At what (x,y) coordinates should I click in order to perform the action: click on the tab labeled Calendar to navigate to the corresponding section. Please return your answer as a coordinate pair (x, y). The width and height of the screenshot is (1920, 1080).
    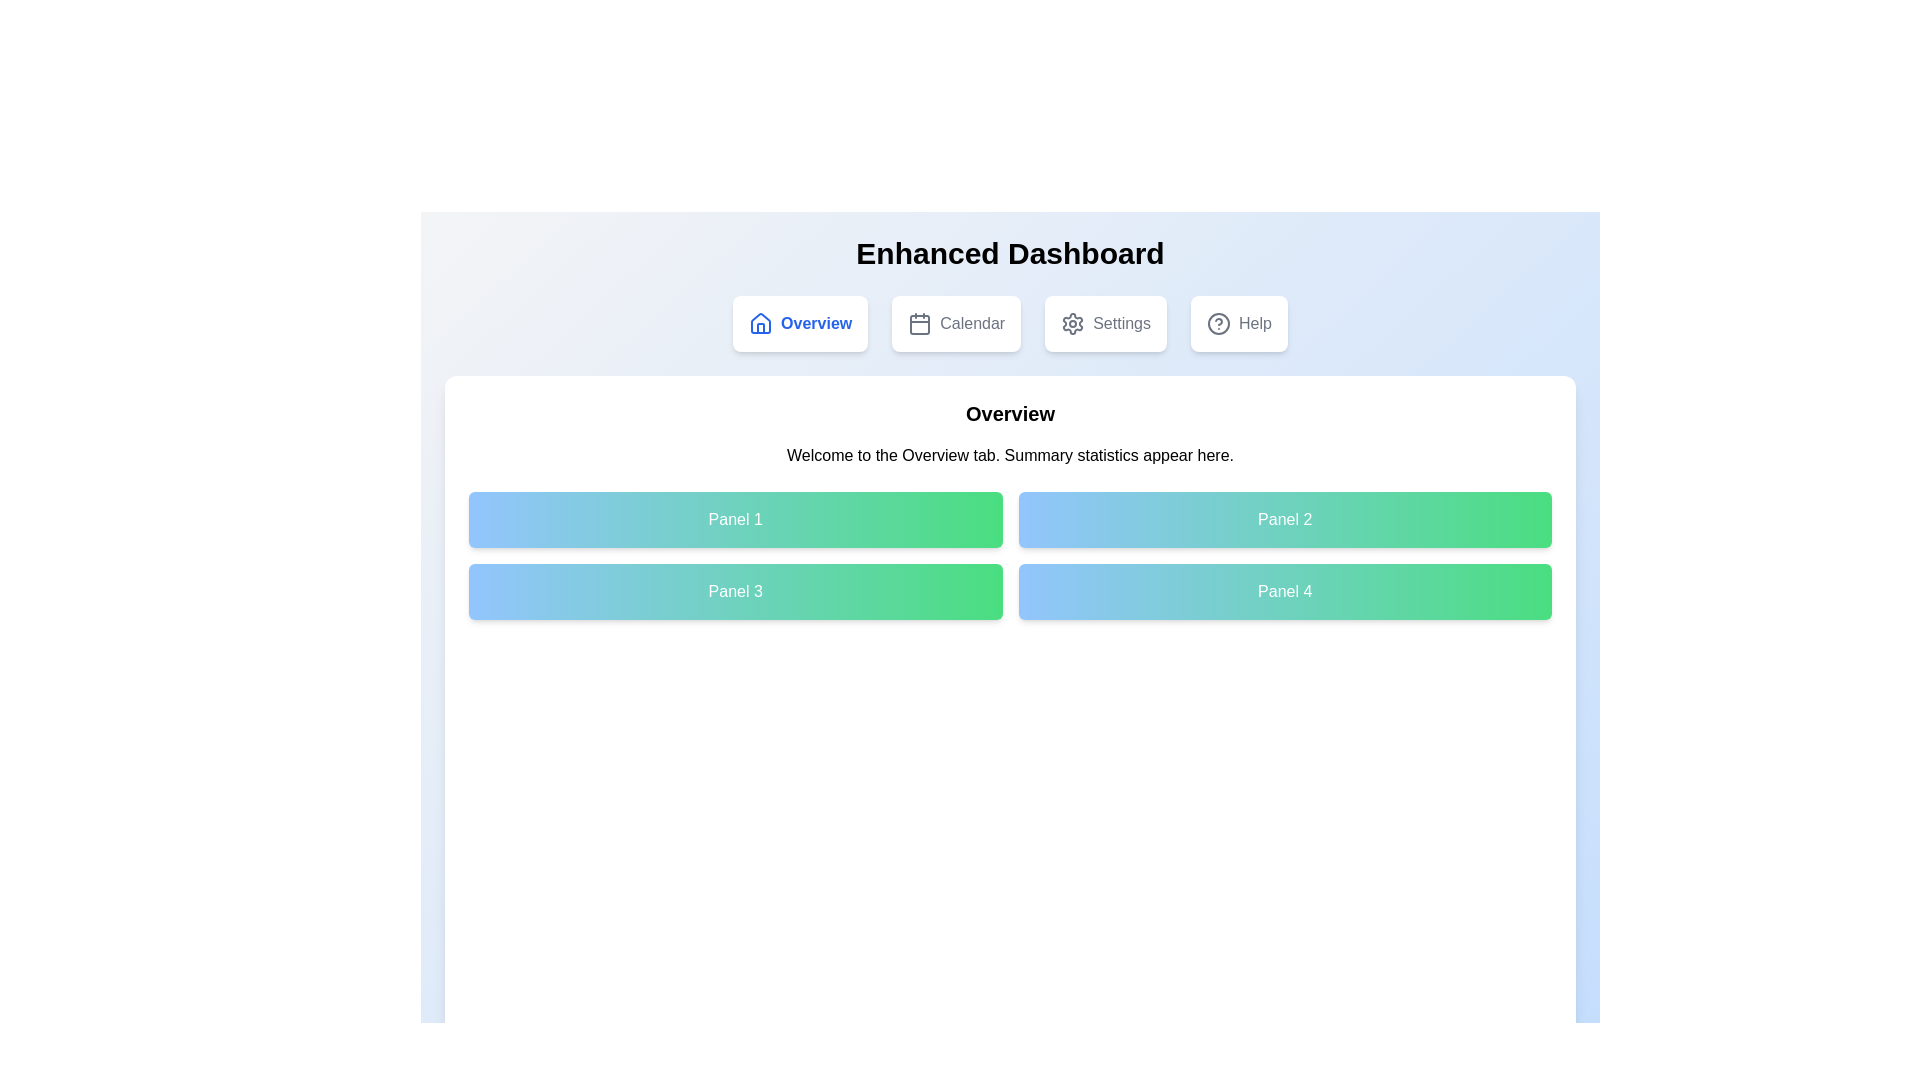
    Looking at the image, I should click on (955, 323).